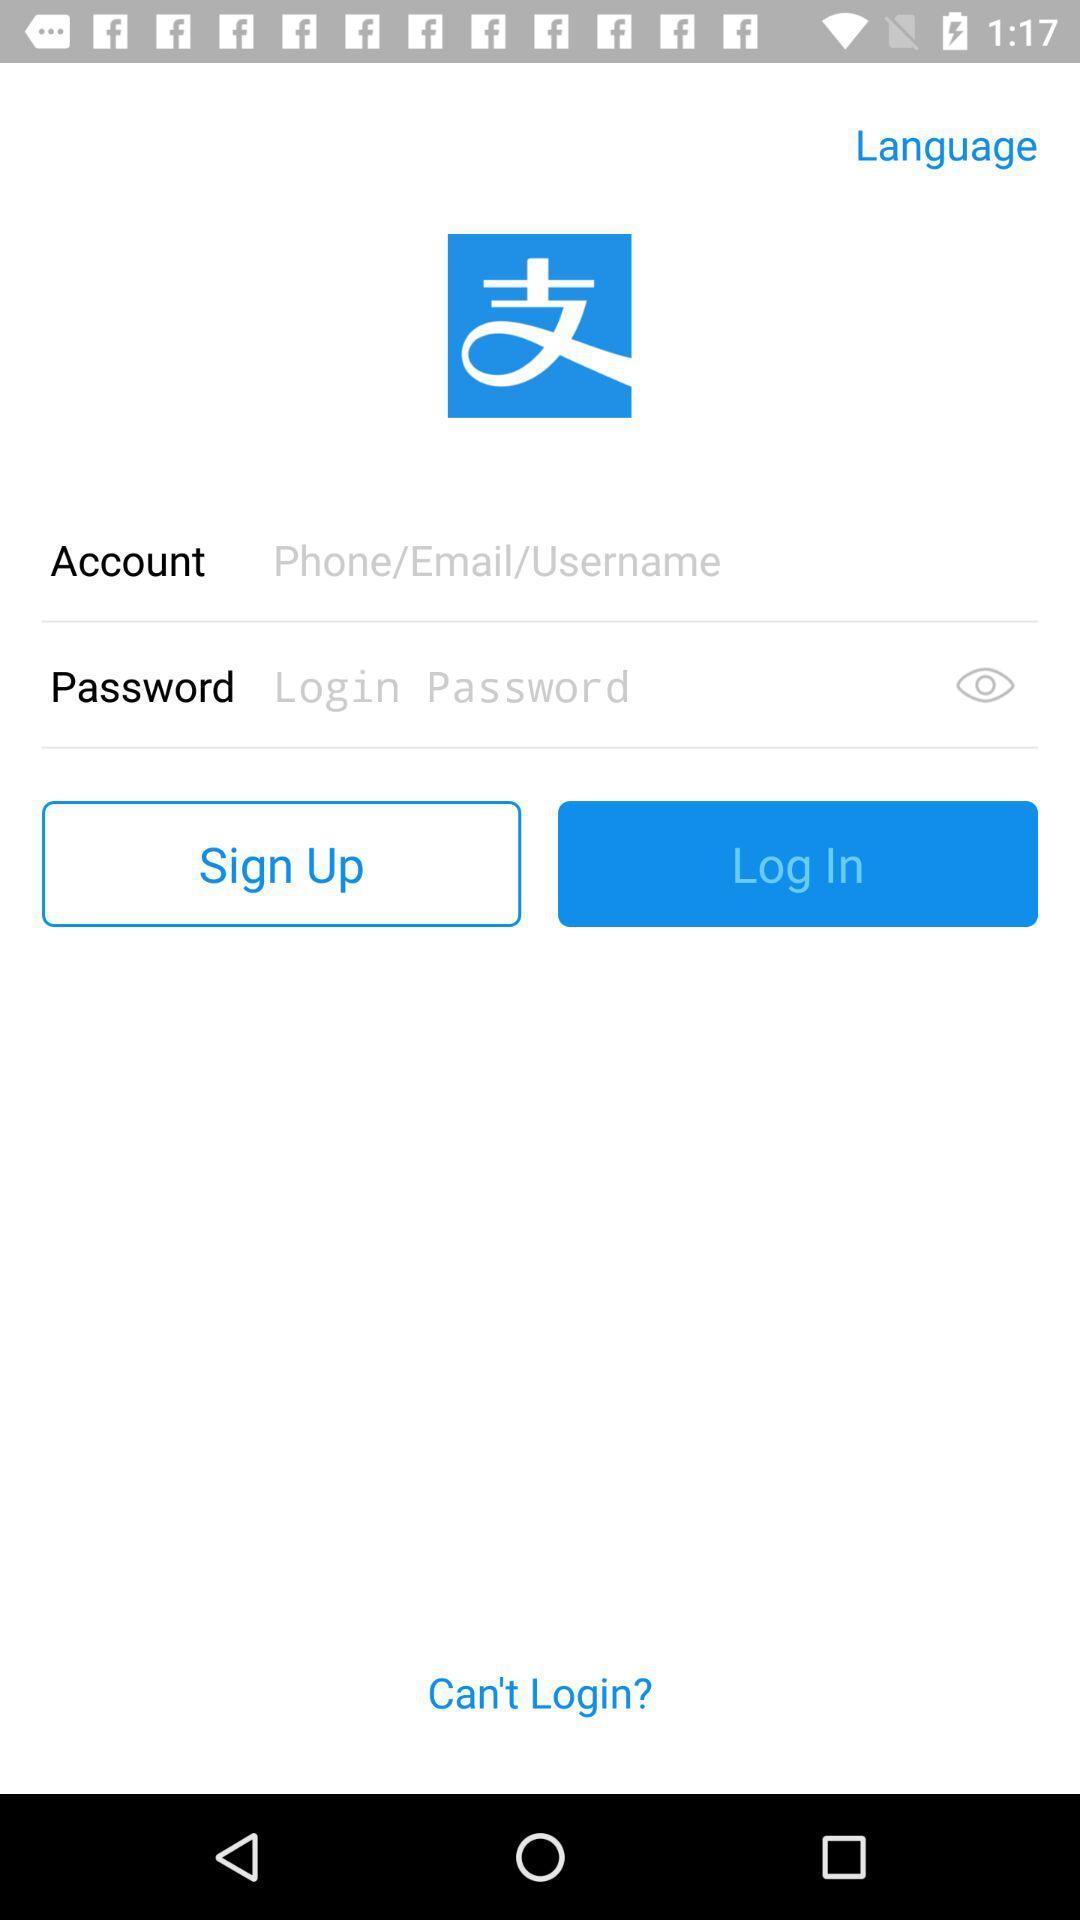 Image resolution: width=1080 pixels, height=1920 pixels. I want to click on the log in icon, so click(797, 864).